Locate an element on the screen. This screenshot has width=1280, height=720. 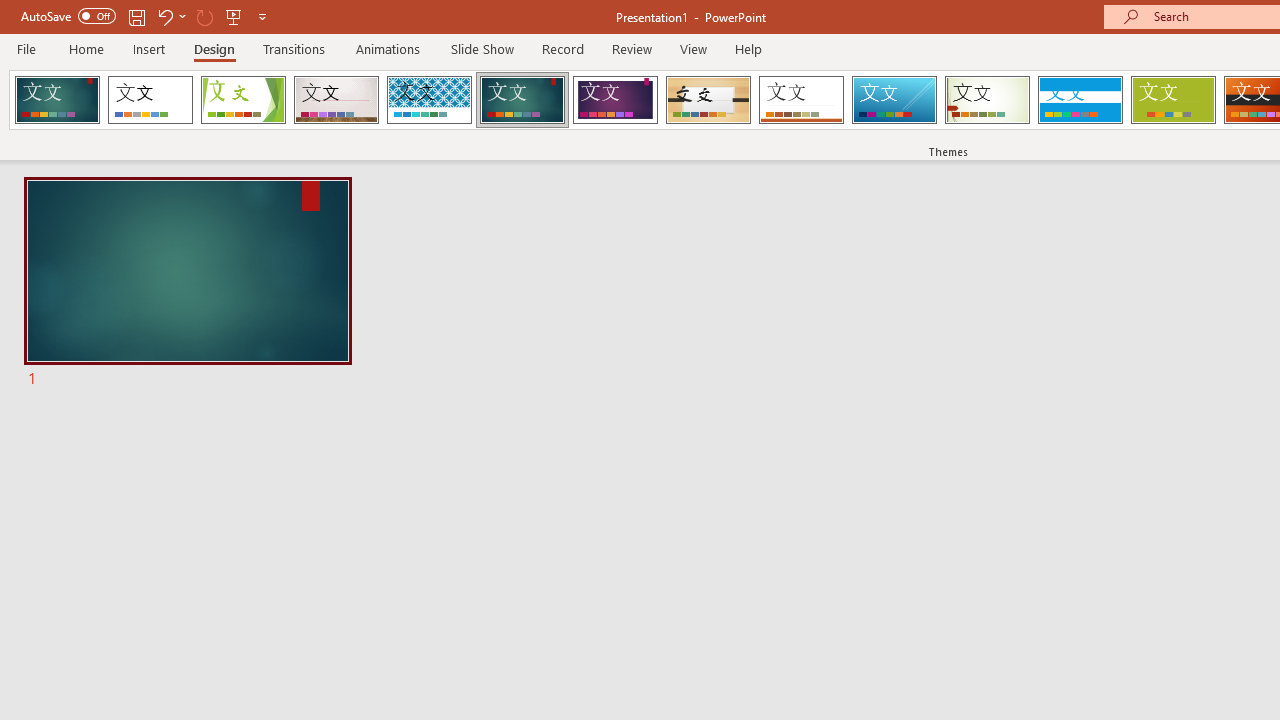
'Ion Boardroom Loading Preview...' is located at coordinates (614, 100).